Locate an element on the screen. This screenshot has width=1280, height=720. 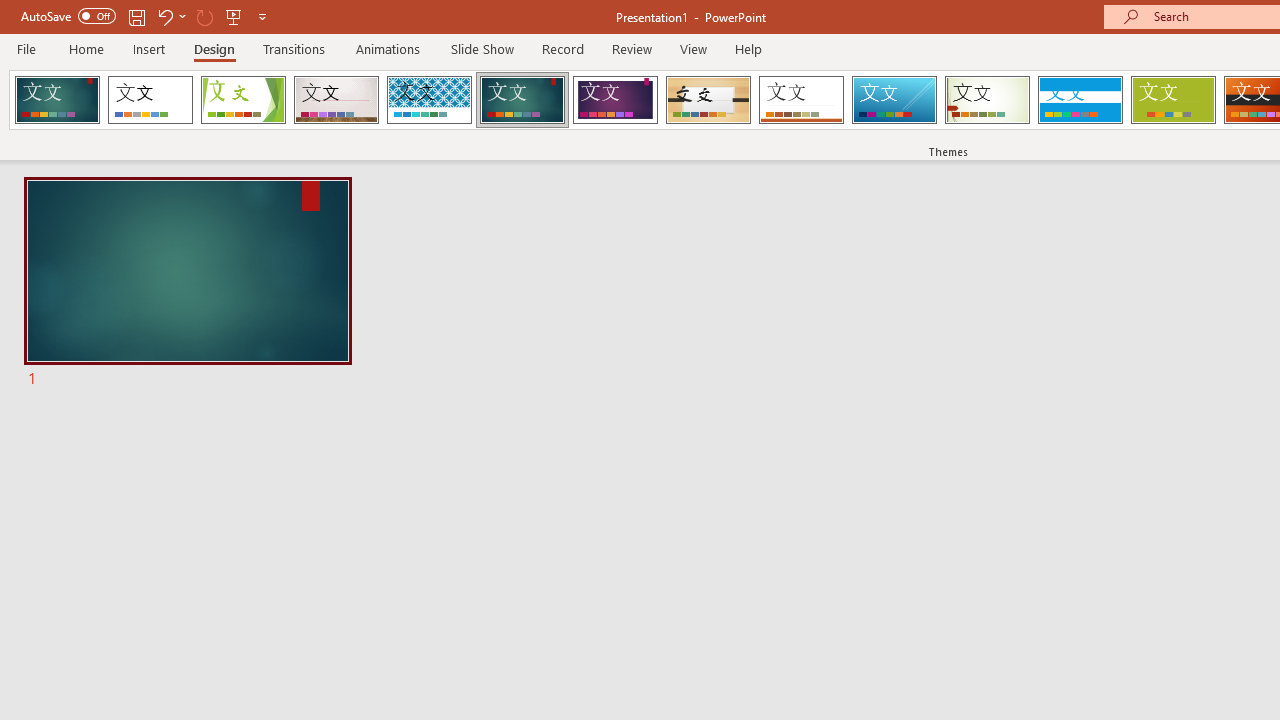
'Ion Boardroom Loading Preview...' is located at coordinates (614, 100).